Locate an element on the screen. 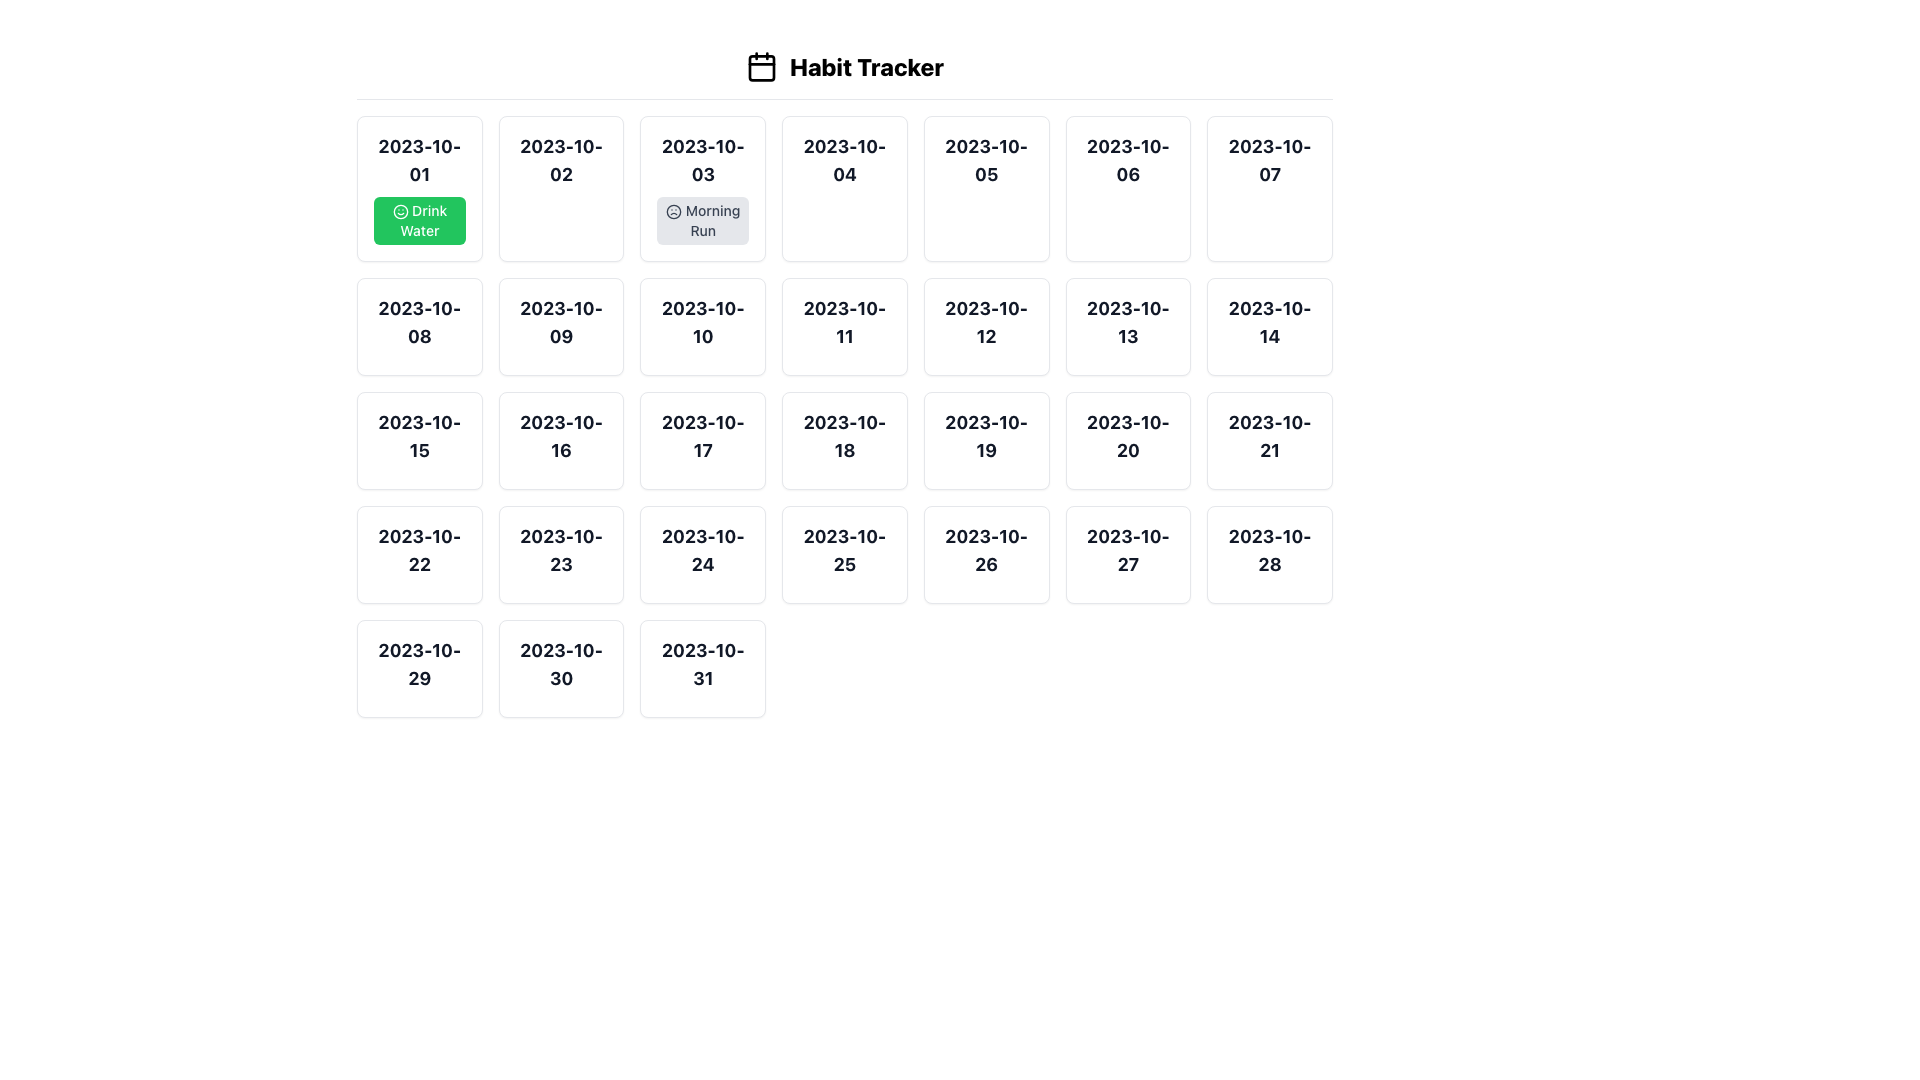  the bold-styled static text element displaying the date '2023-10-09', which is part of a calendar layout and positioned in the second row and third column of the grid is located at coordinates (560, 322).